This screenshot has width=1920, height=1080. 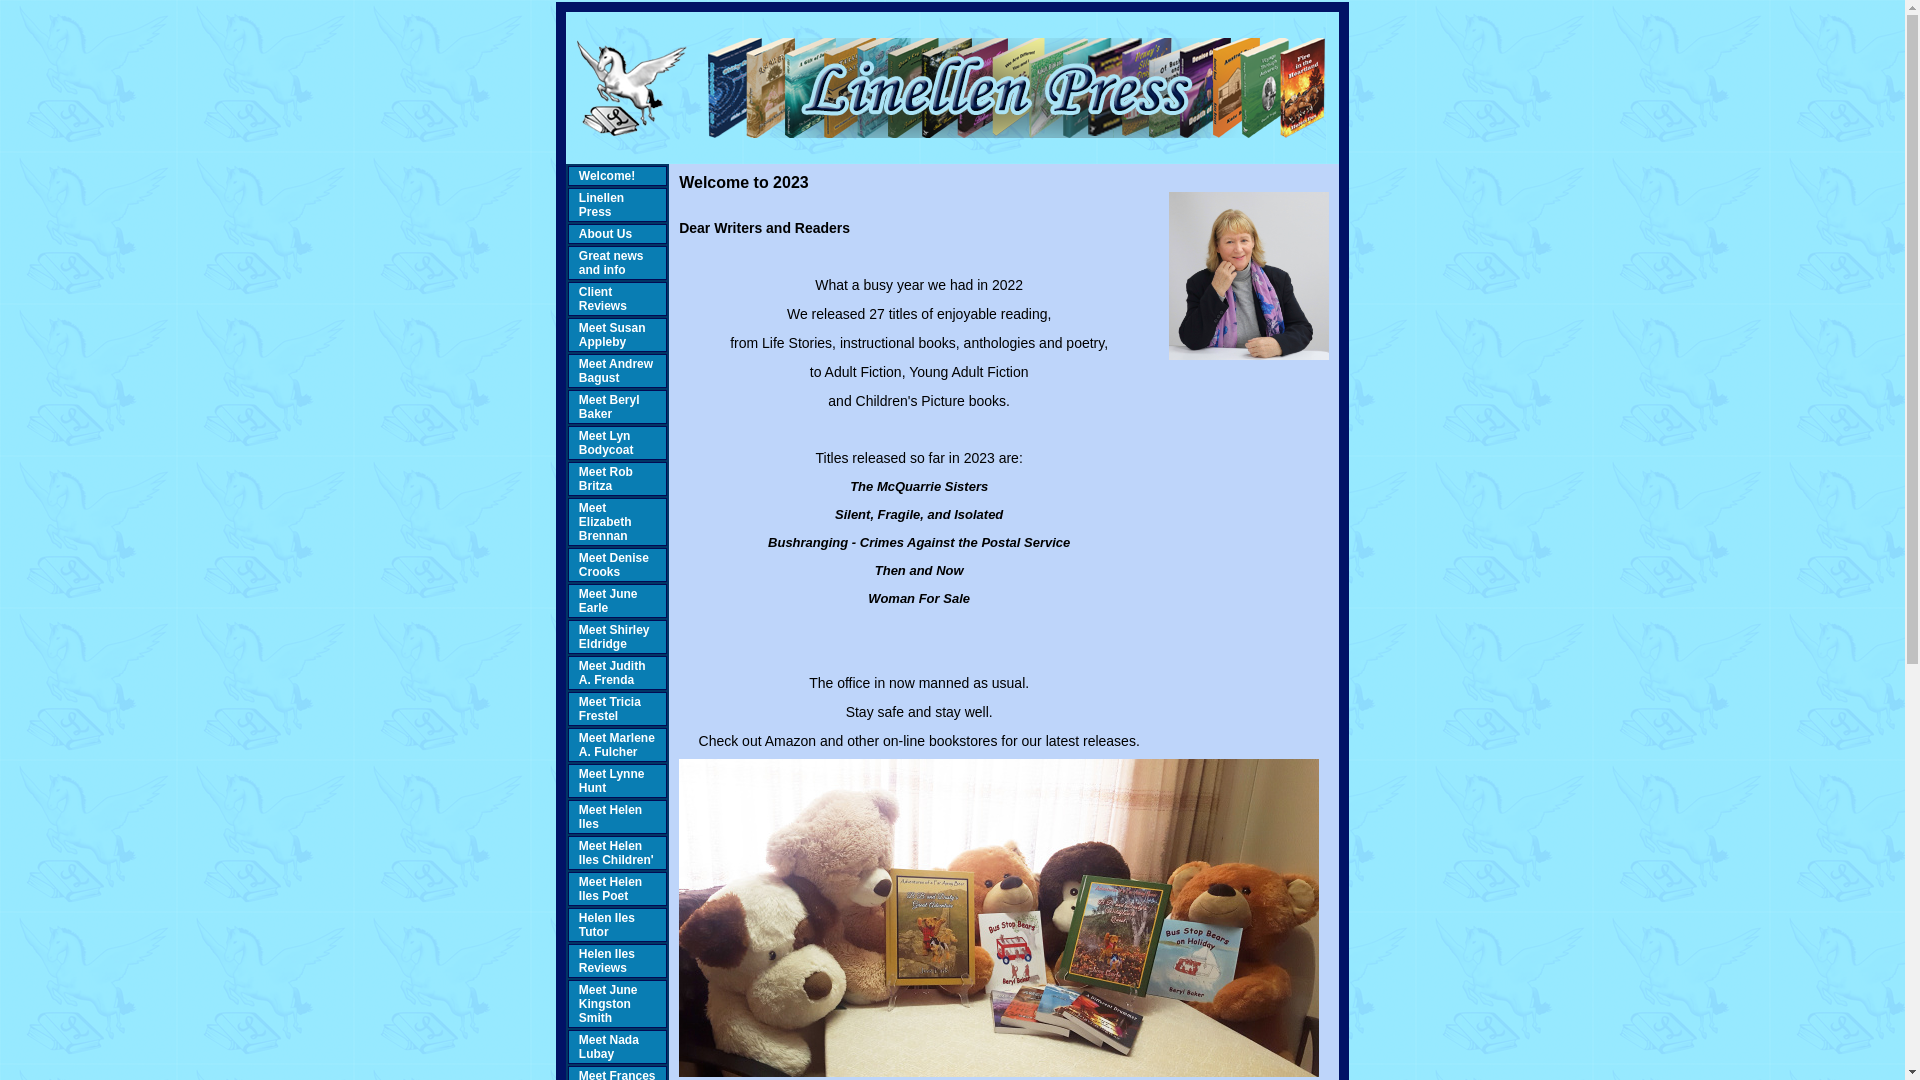 What do you see at coordinates (613, 564) in the screenshot?
I see `'Meet Denise Crooks'` at bounding box center [613, 564].